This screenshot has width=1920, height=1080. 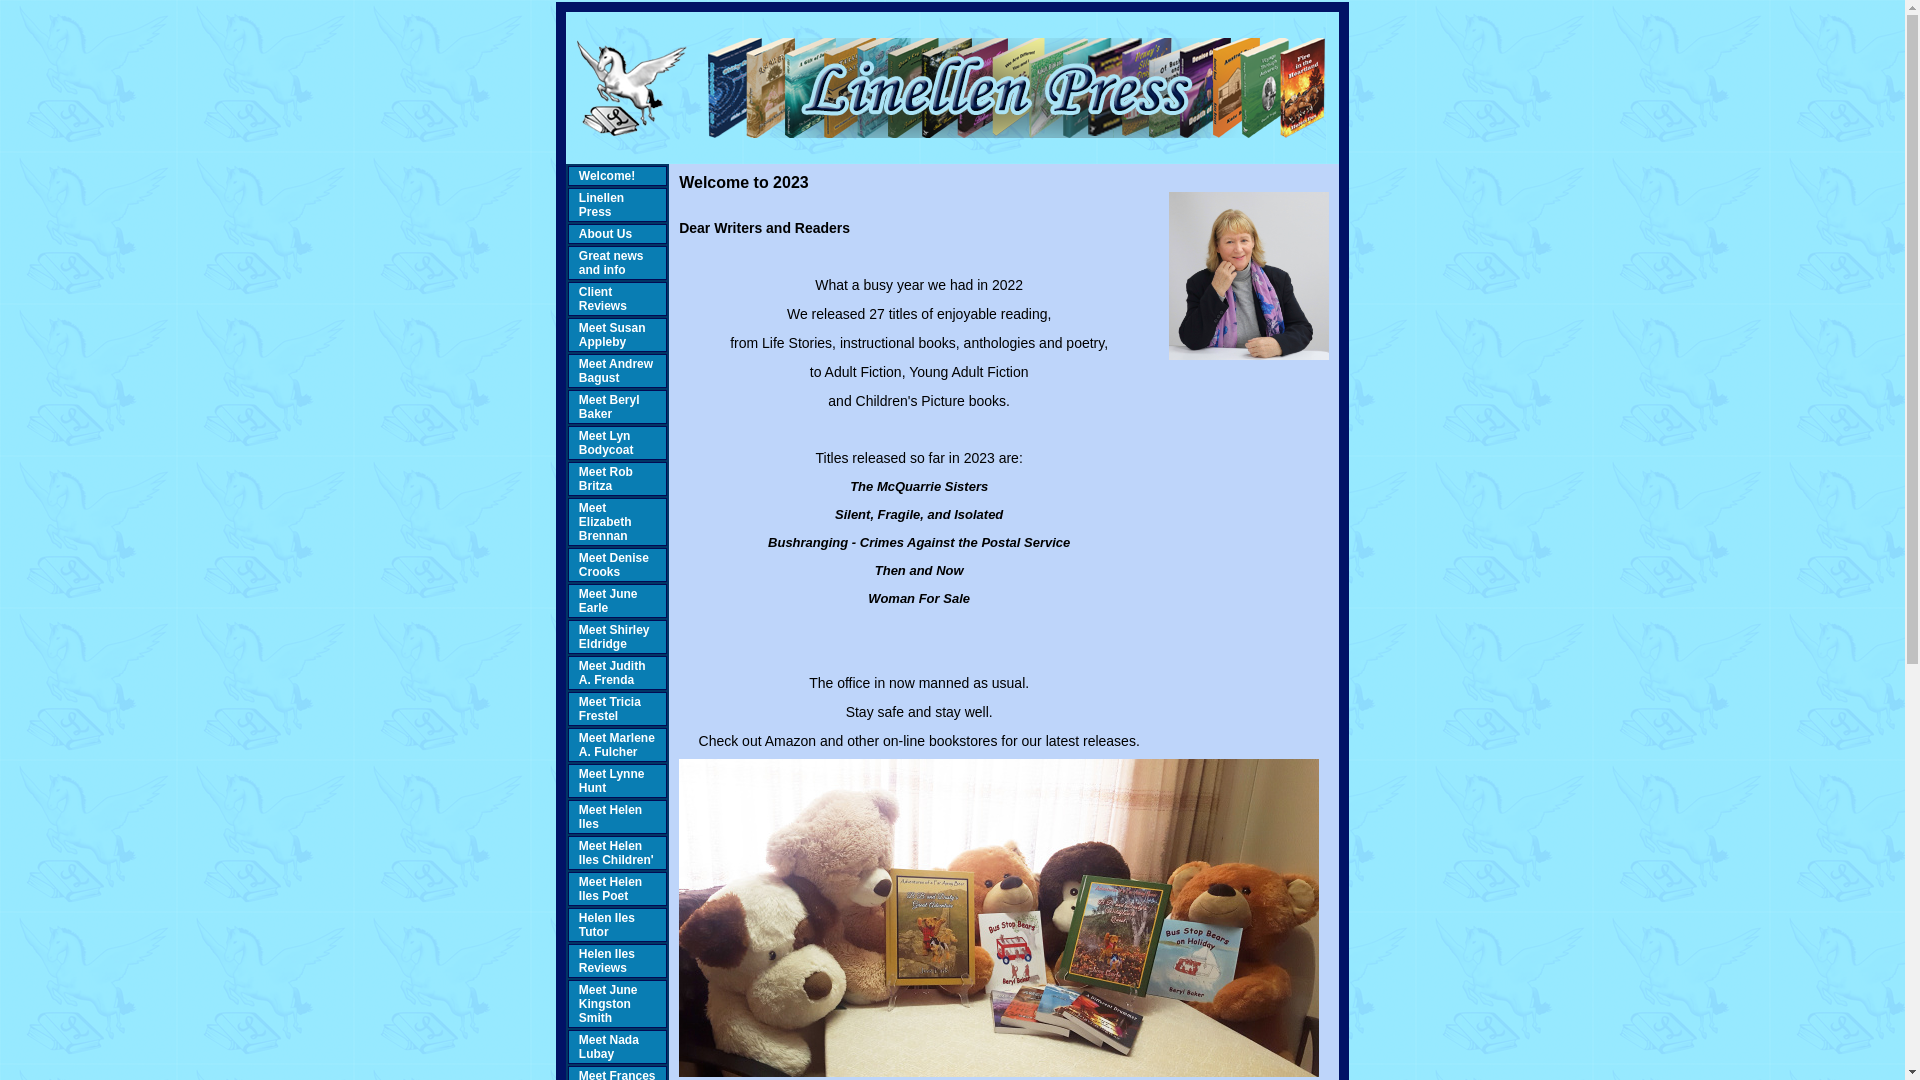 What do you see at coordinates (613, 564) in the screenshot?
I see `'Meet Denise Crooks'` at bounding box center [613, 564].